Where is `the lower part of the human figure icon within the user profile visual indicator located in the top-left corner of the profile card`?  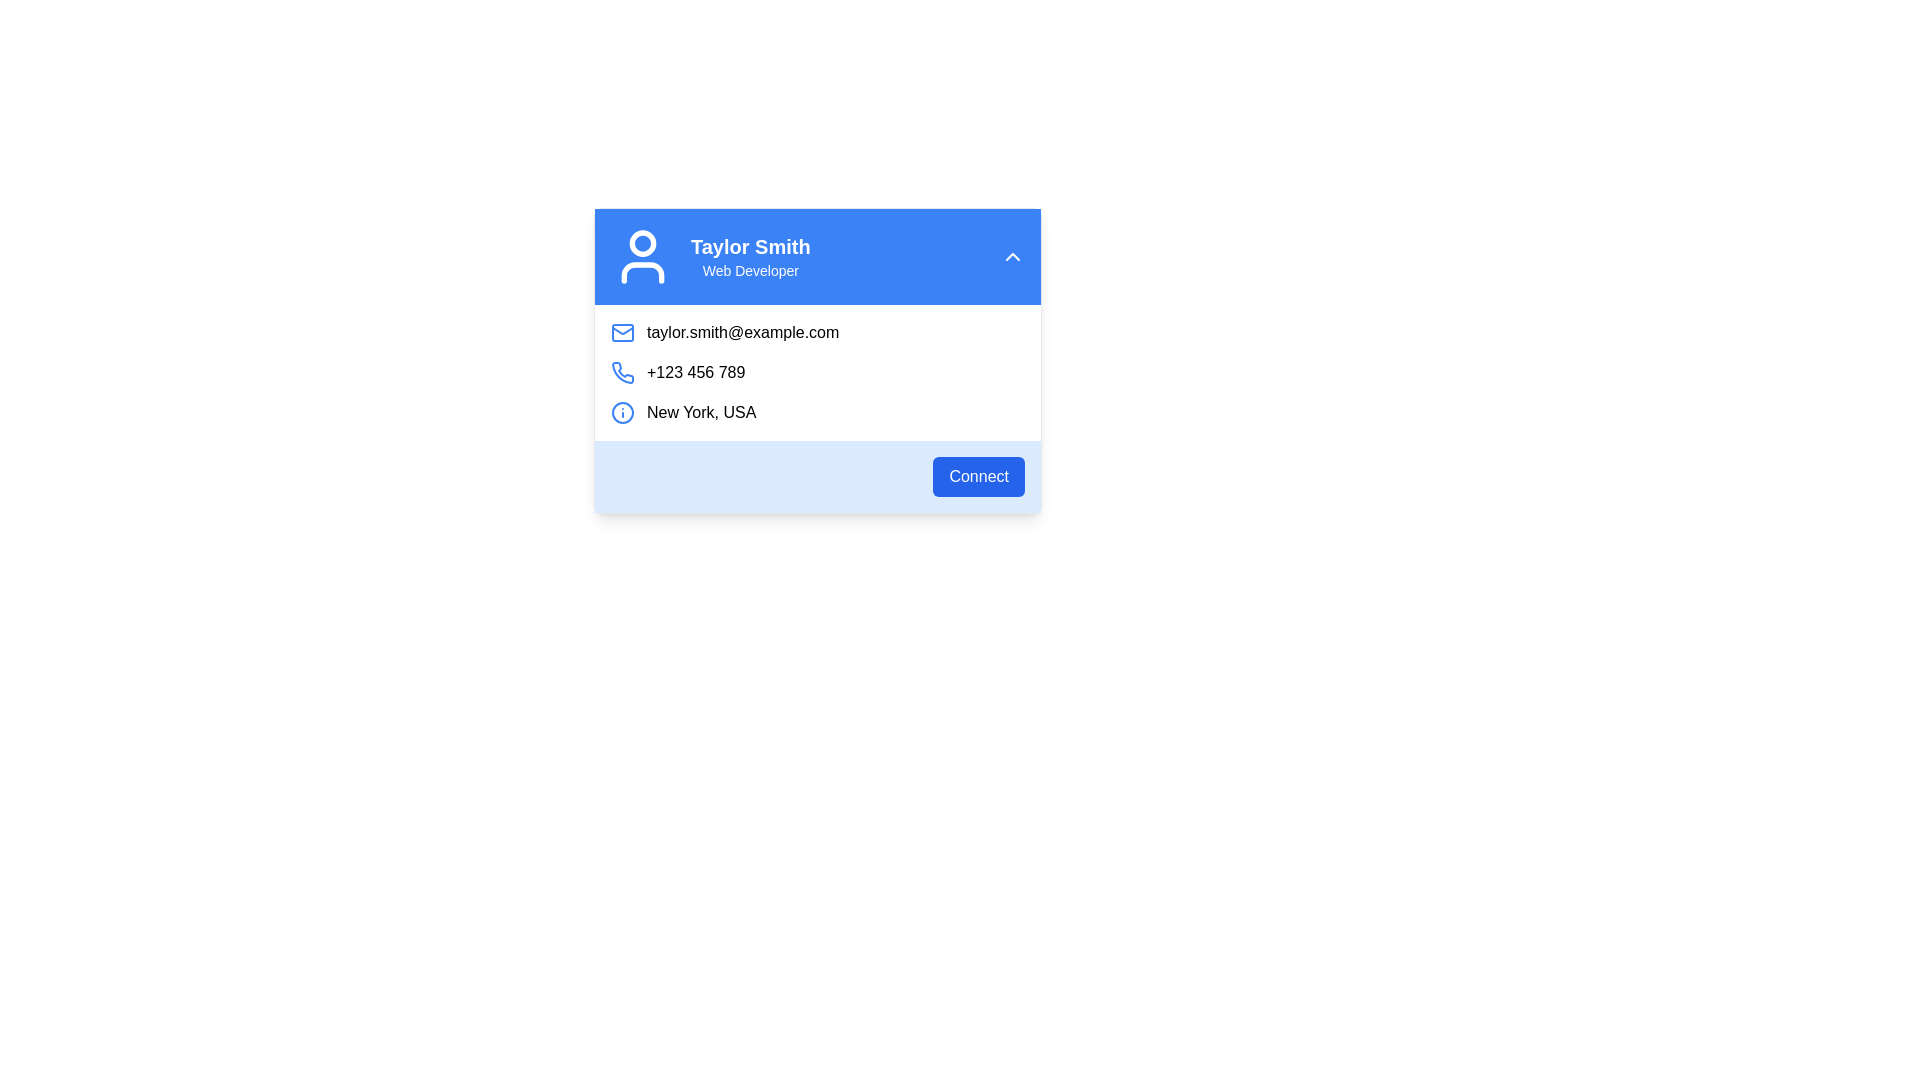
the lower part of the human figure icon within the user profile visual indicator located in the top-left corner of the profile card is located at coordinates (643, 273).